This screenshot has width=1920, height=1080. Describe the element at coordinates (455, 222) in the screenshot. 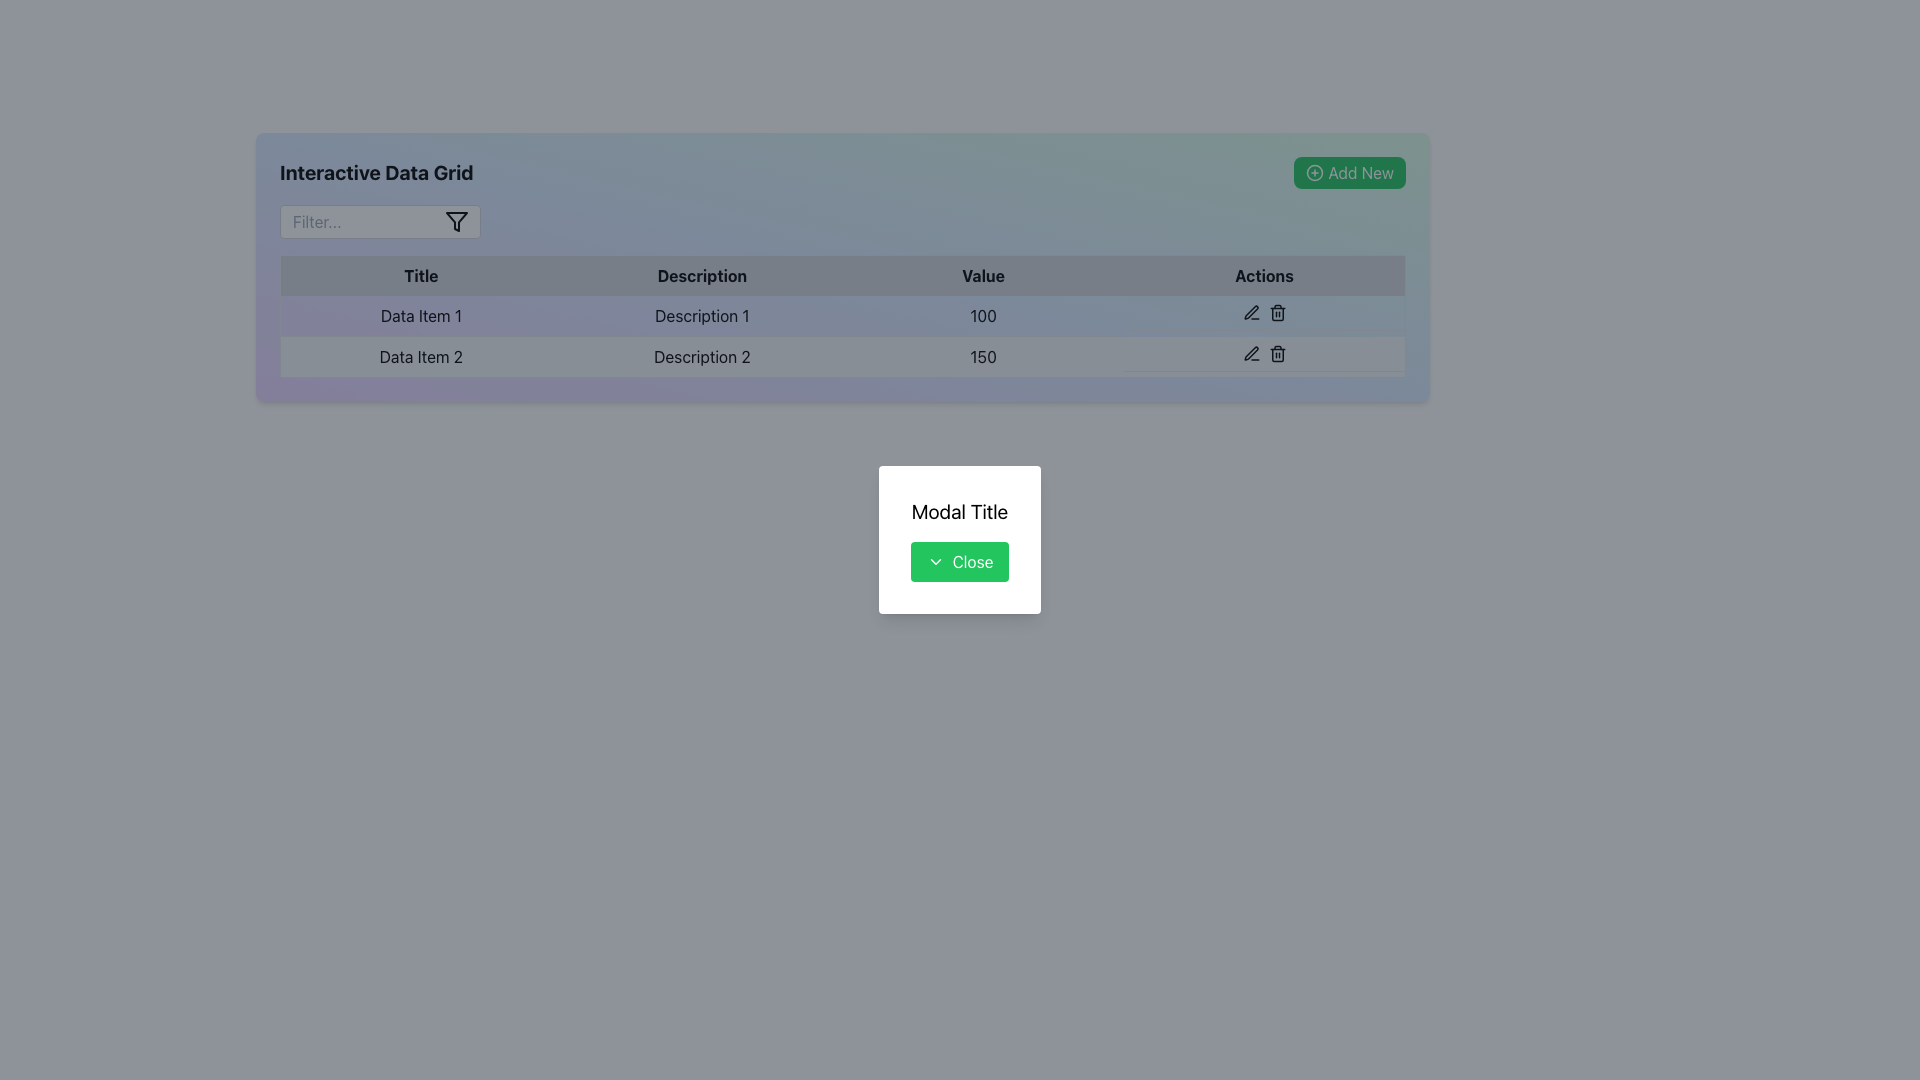

I see `the filter icon, which is an SVG element shaped like an inverted funnel located on the right side of the filter input box in the header of the data grid interface` at that location.